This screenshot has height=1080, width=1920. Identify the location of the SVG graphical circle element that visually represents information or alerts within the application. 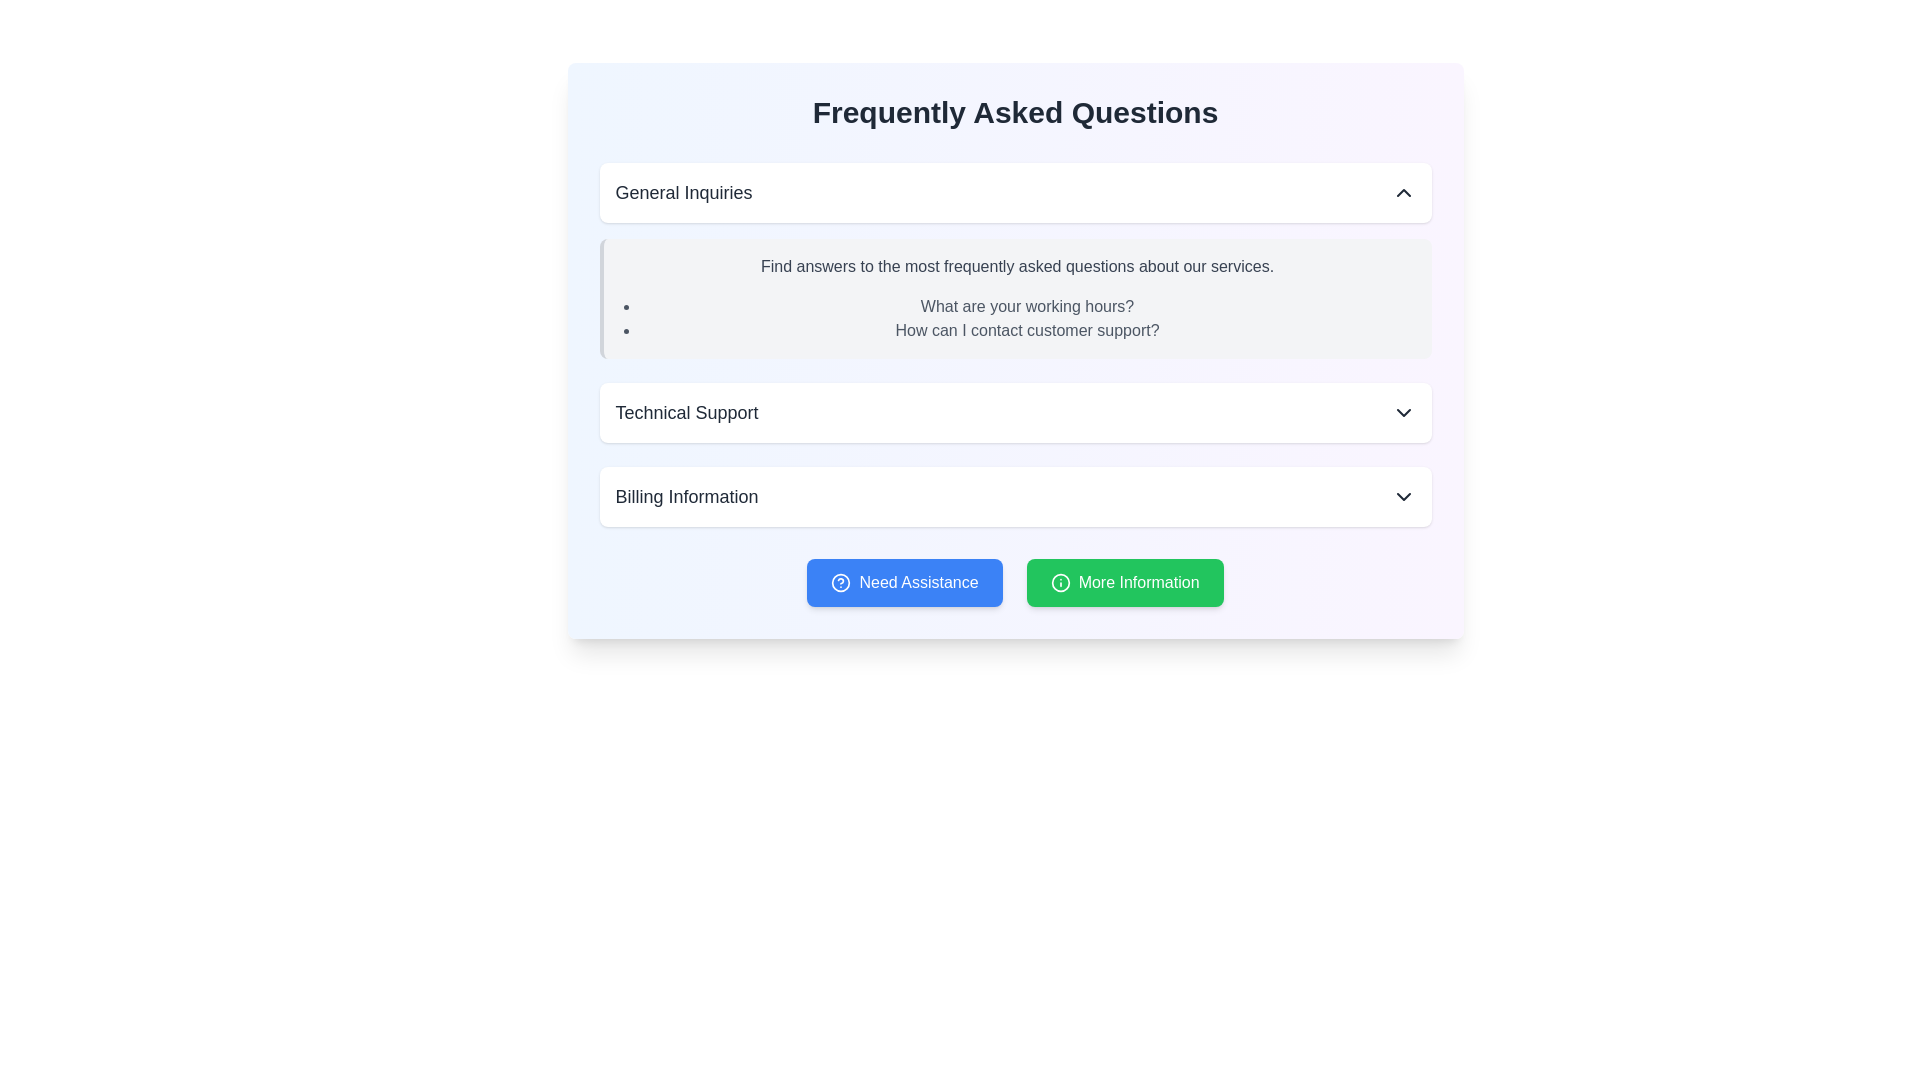
(1059, 582).